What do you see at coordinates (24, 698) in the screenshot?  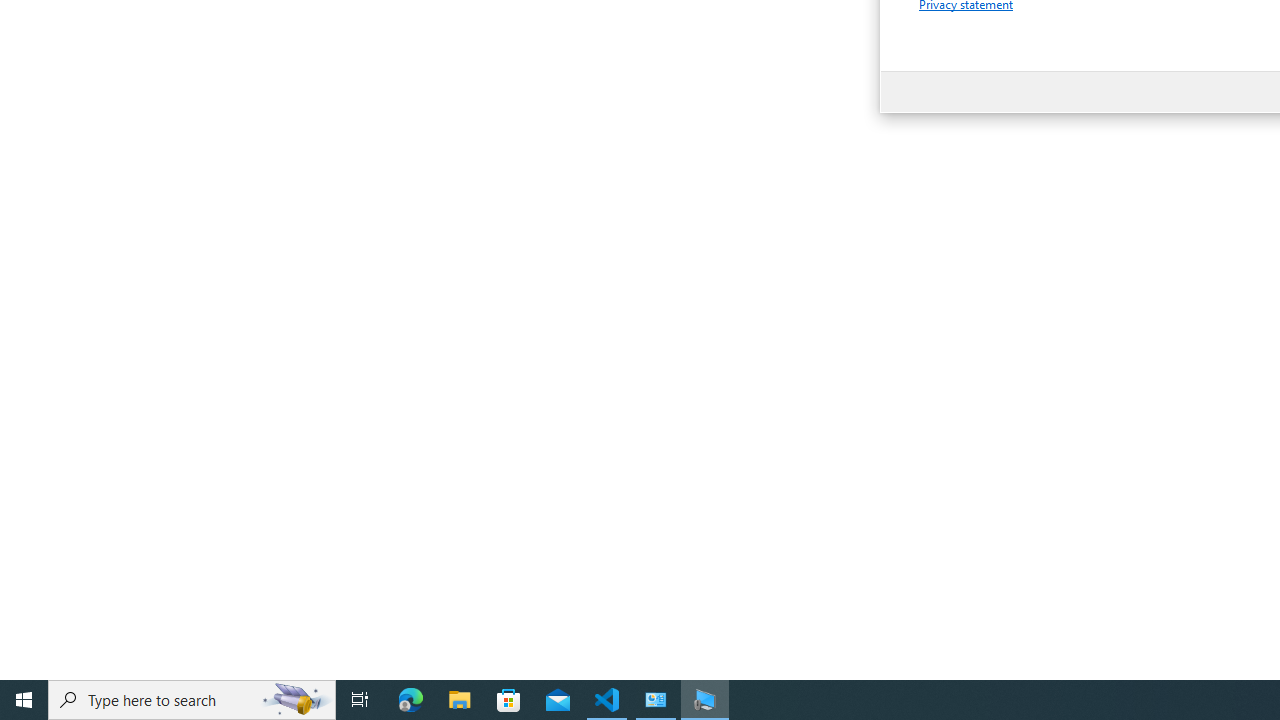 I see `'Start'` at bounding box center [24, 698].